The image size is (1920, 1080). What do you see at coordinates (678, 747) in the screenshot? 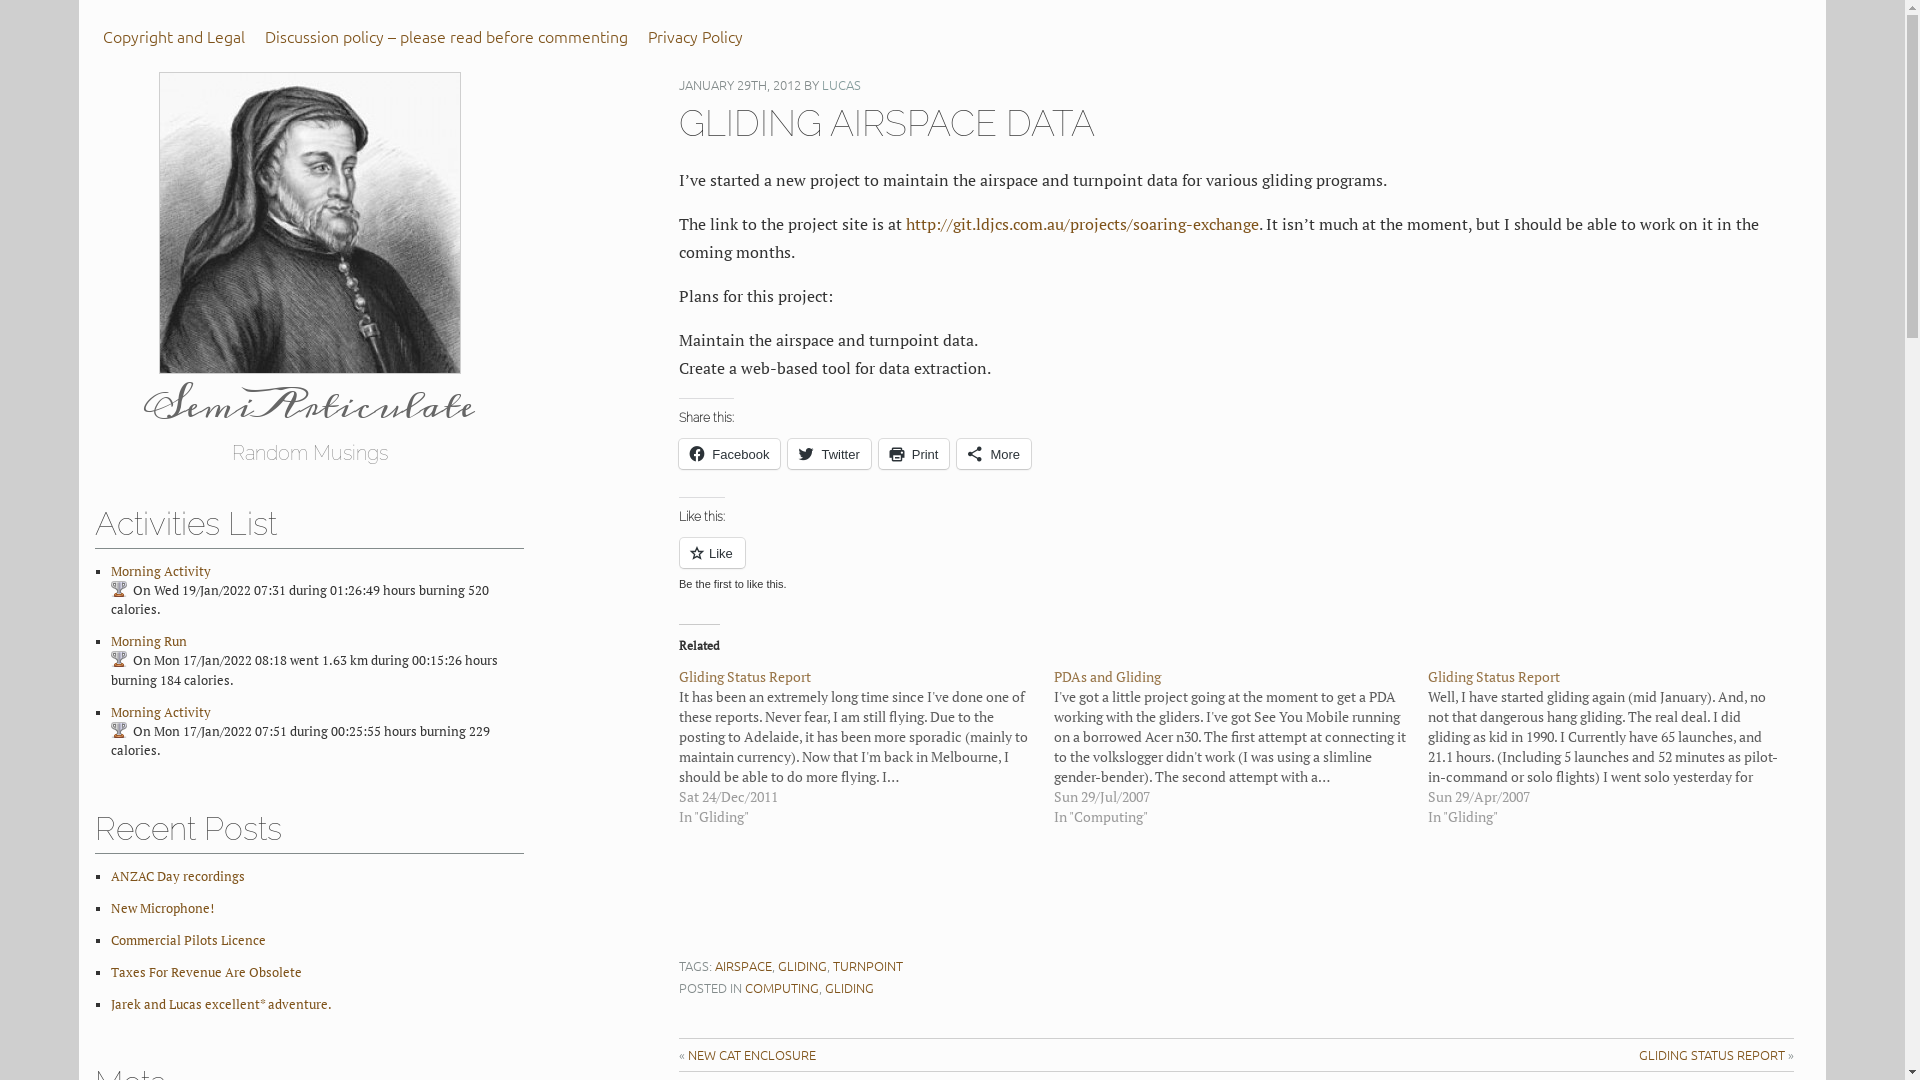
I see `'Gliding Status Report'` at bounding box center [678, 747].